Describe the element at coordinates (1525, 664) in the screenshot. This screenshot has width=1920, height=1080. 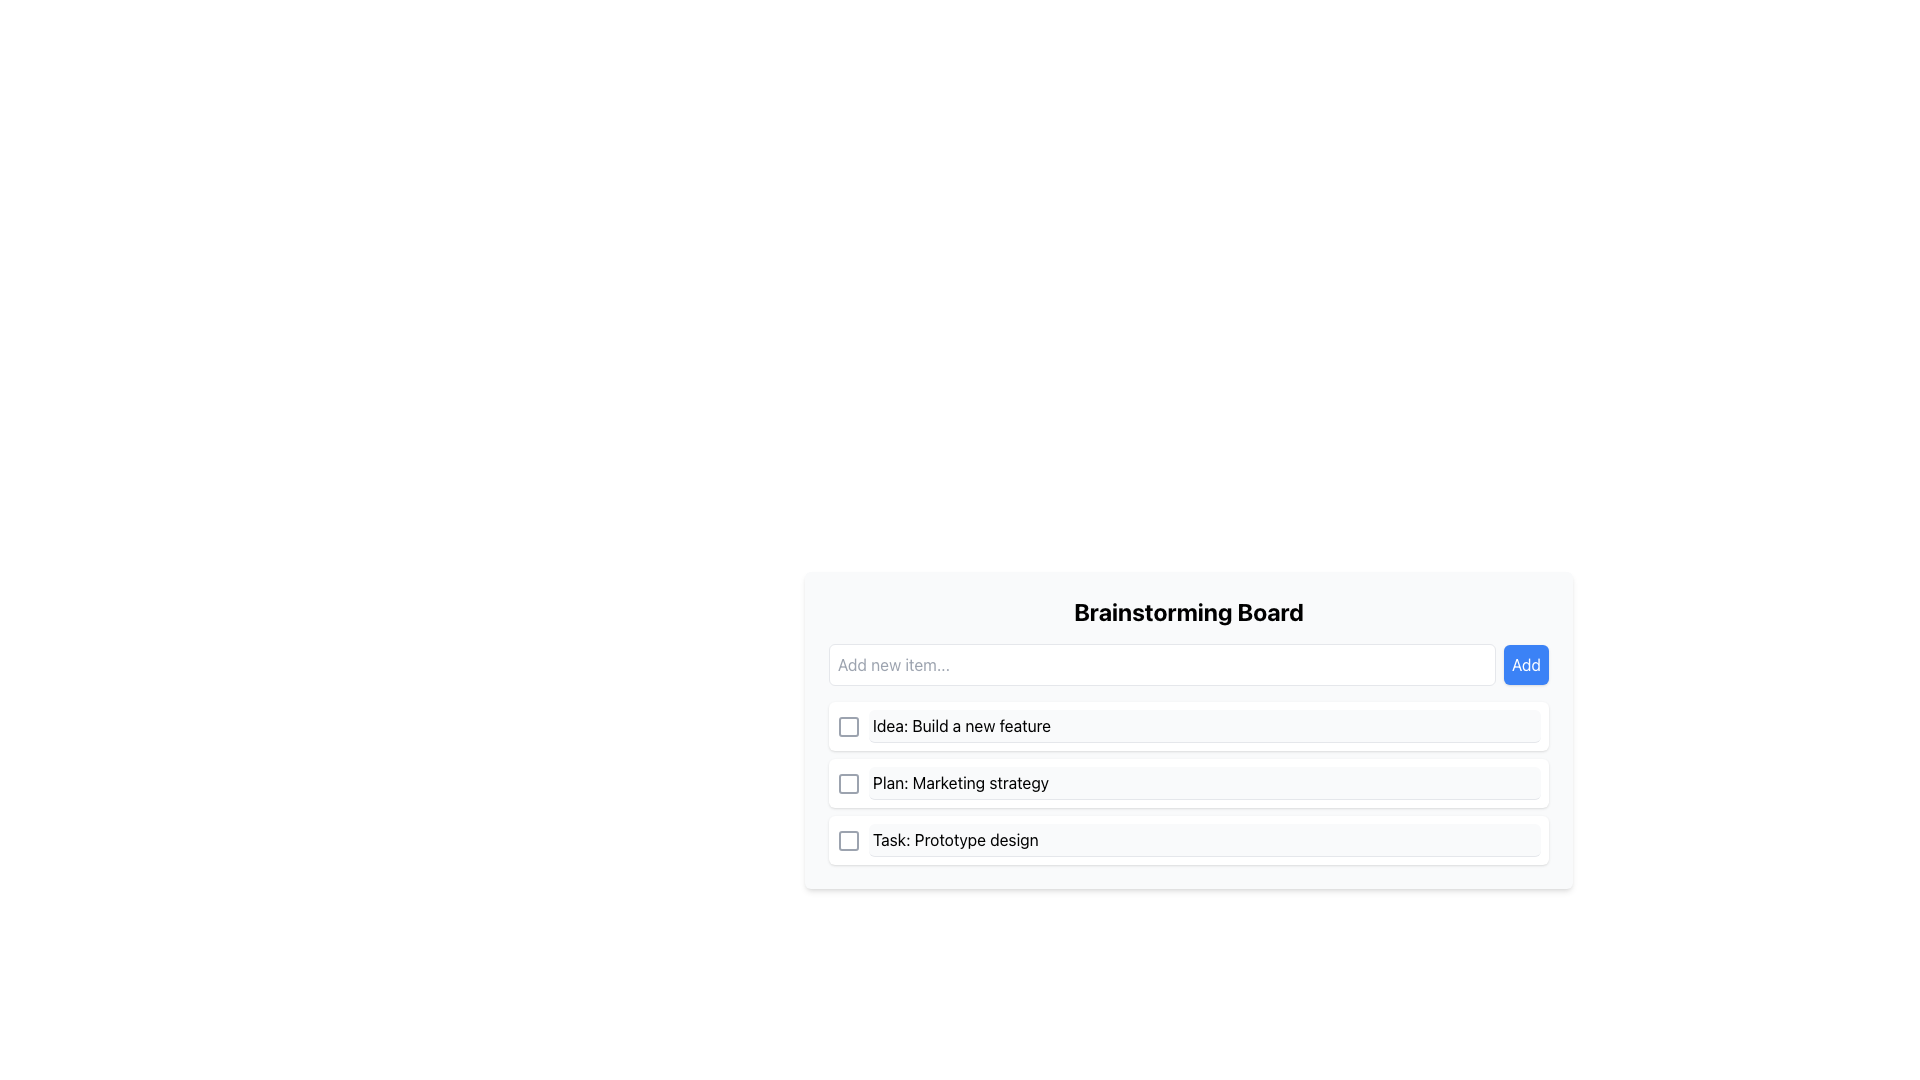
I see `the submit button located to the right of the text input field on the 'Brainstorming Board' interface` at that location.